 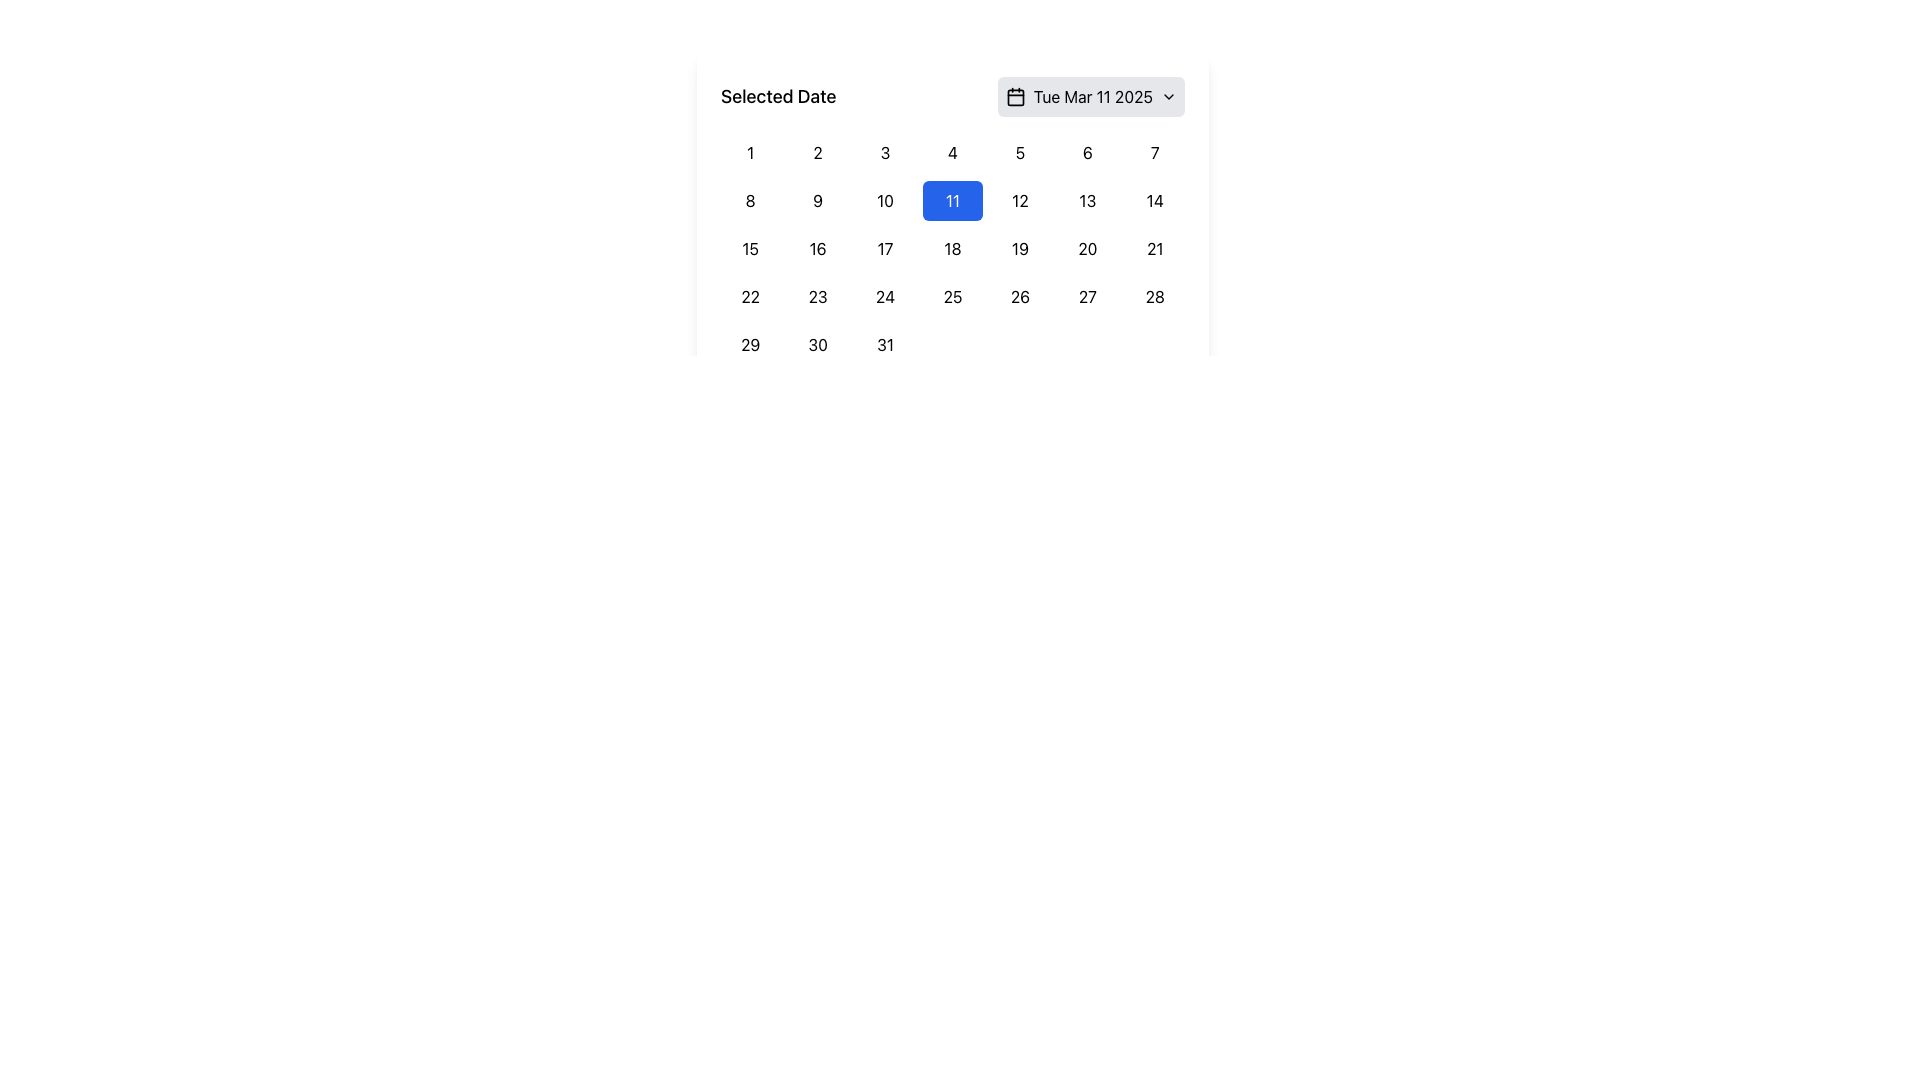 I want to click on the Text button representing the date '29' in the bottom-left area of the calendar grid, so click(x=749, y=343).